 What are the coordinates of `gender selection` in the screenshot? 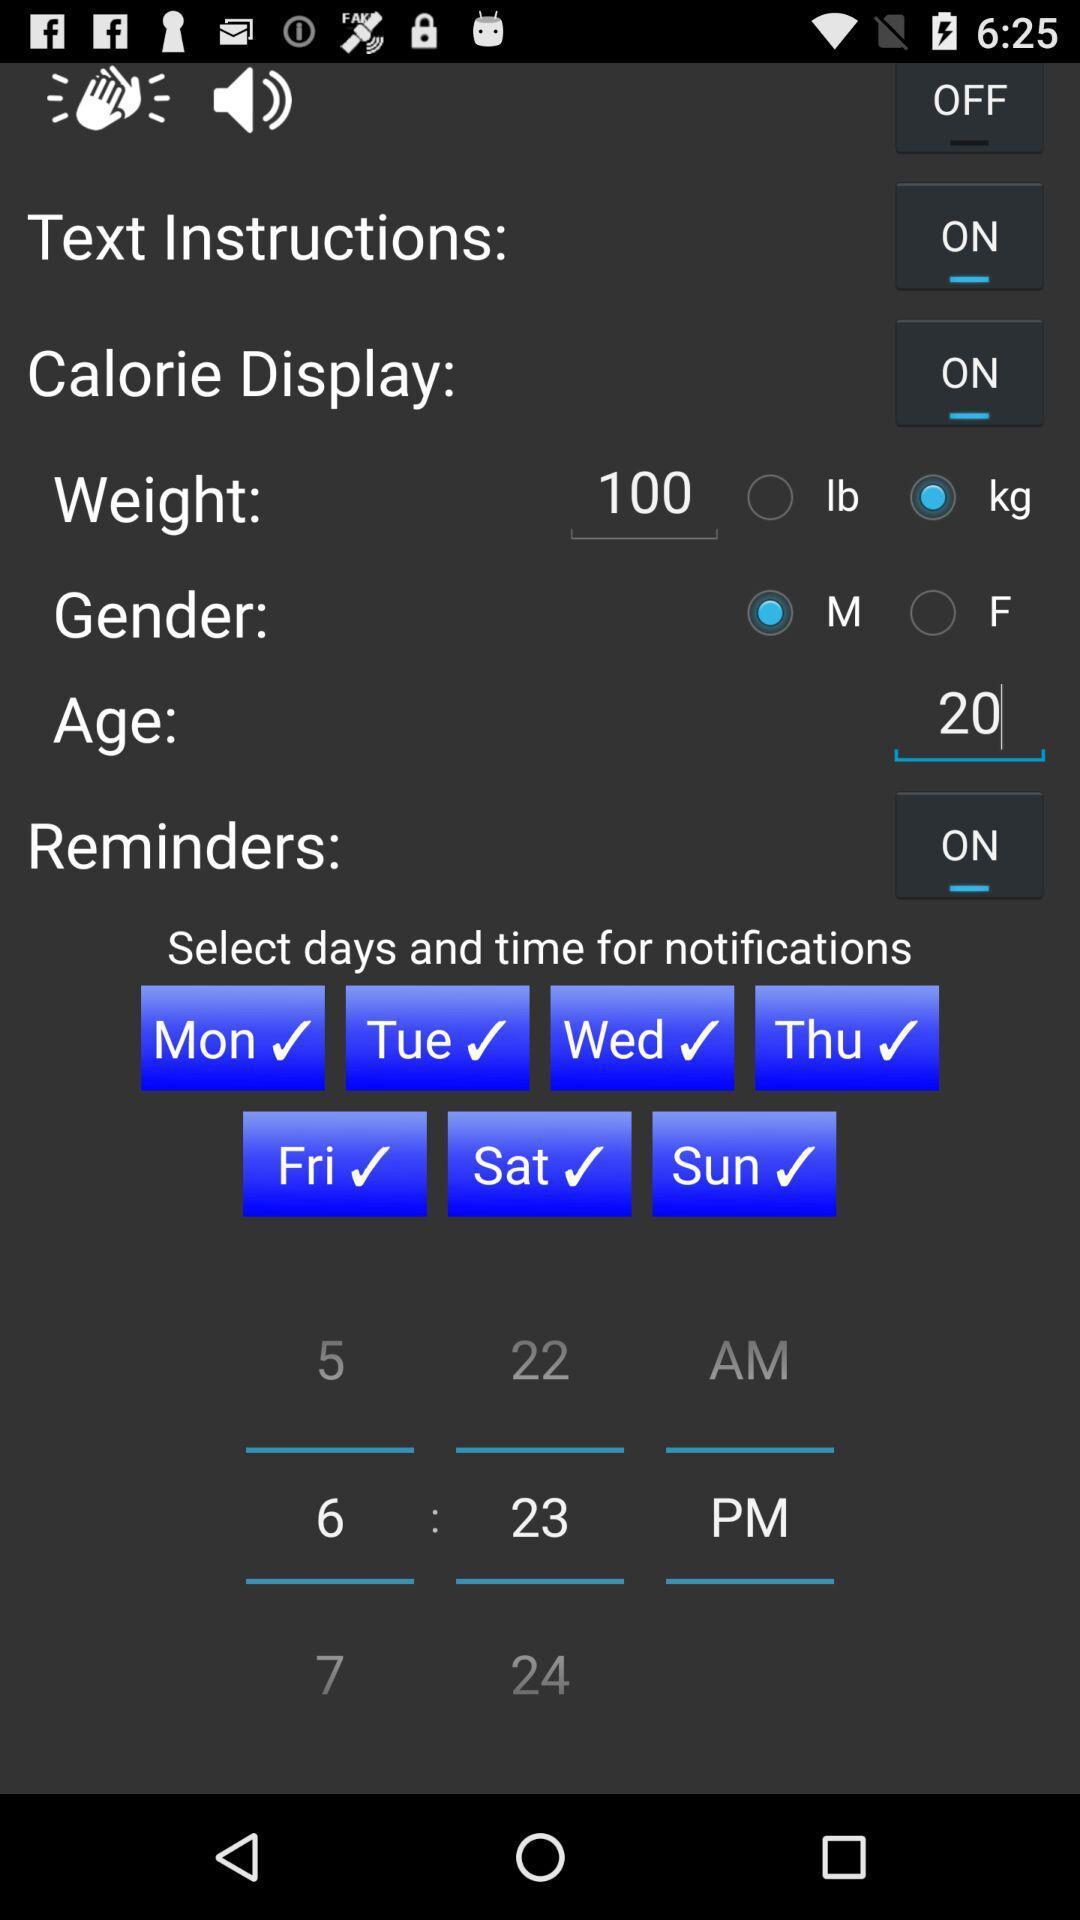 It's located at (774, 611).